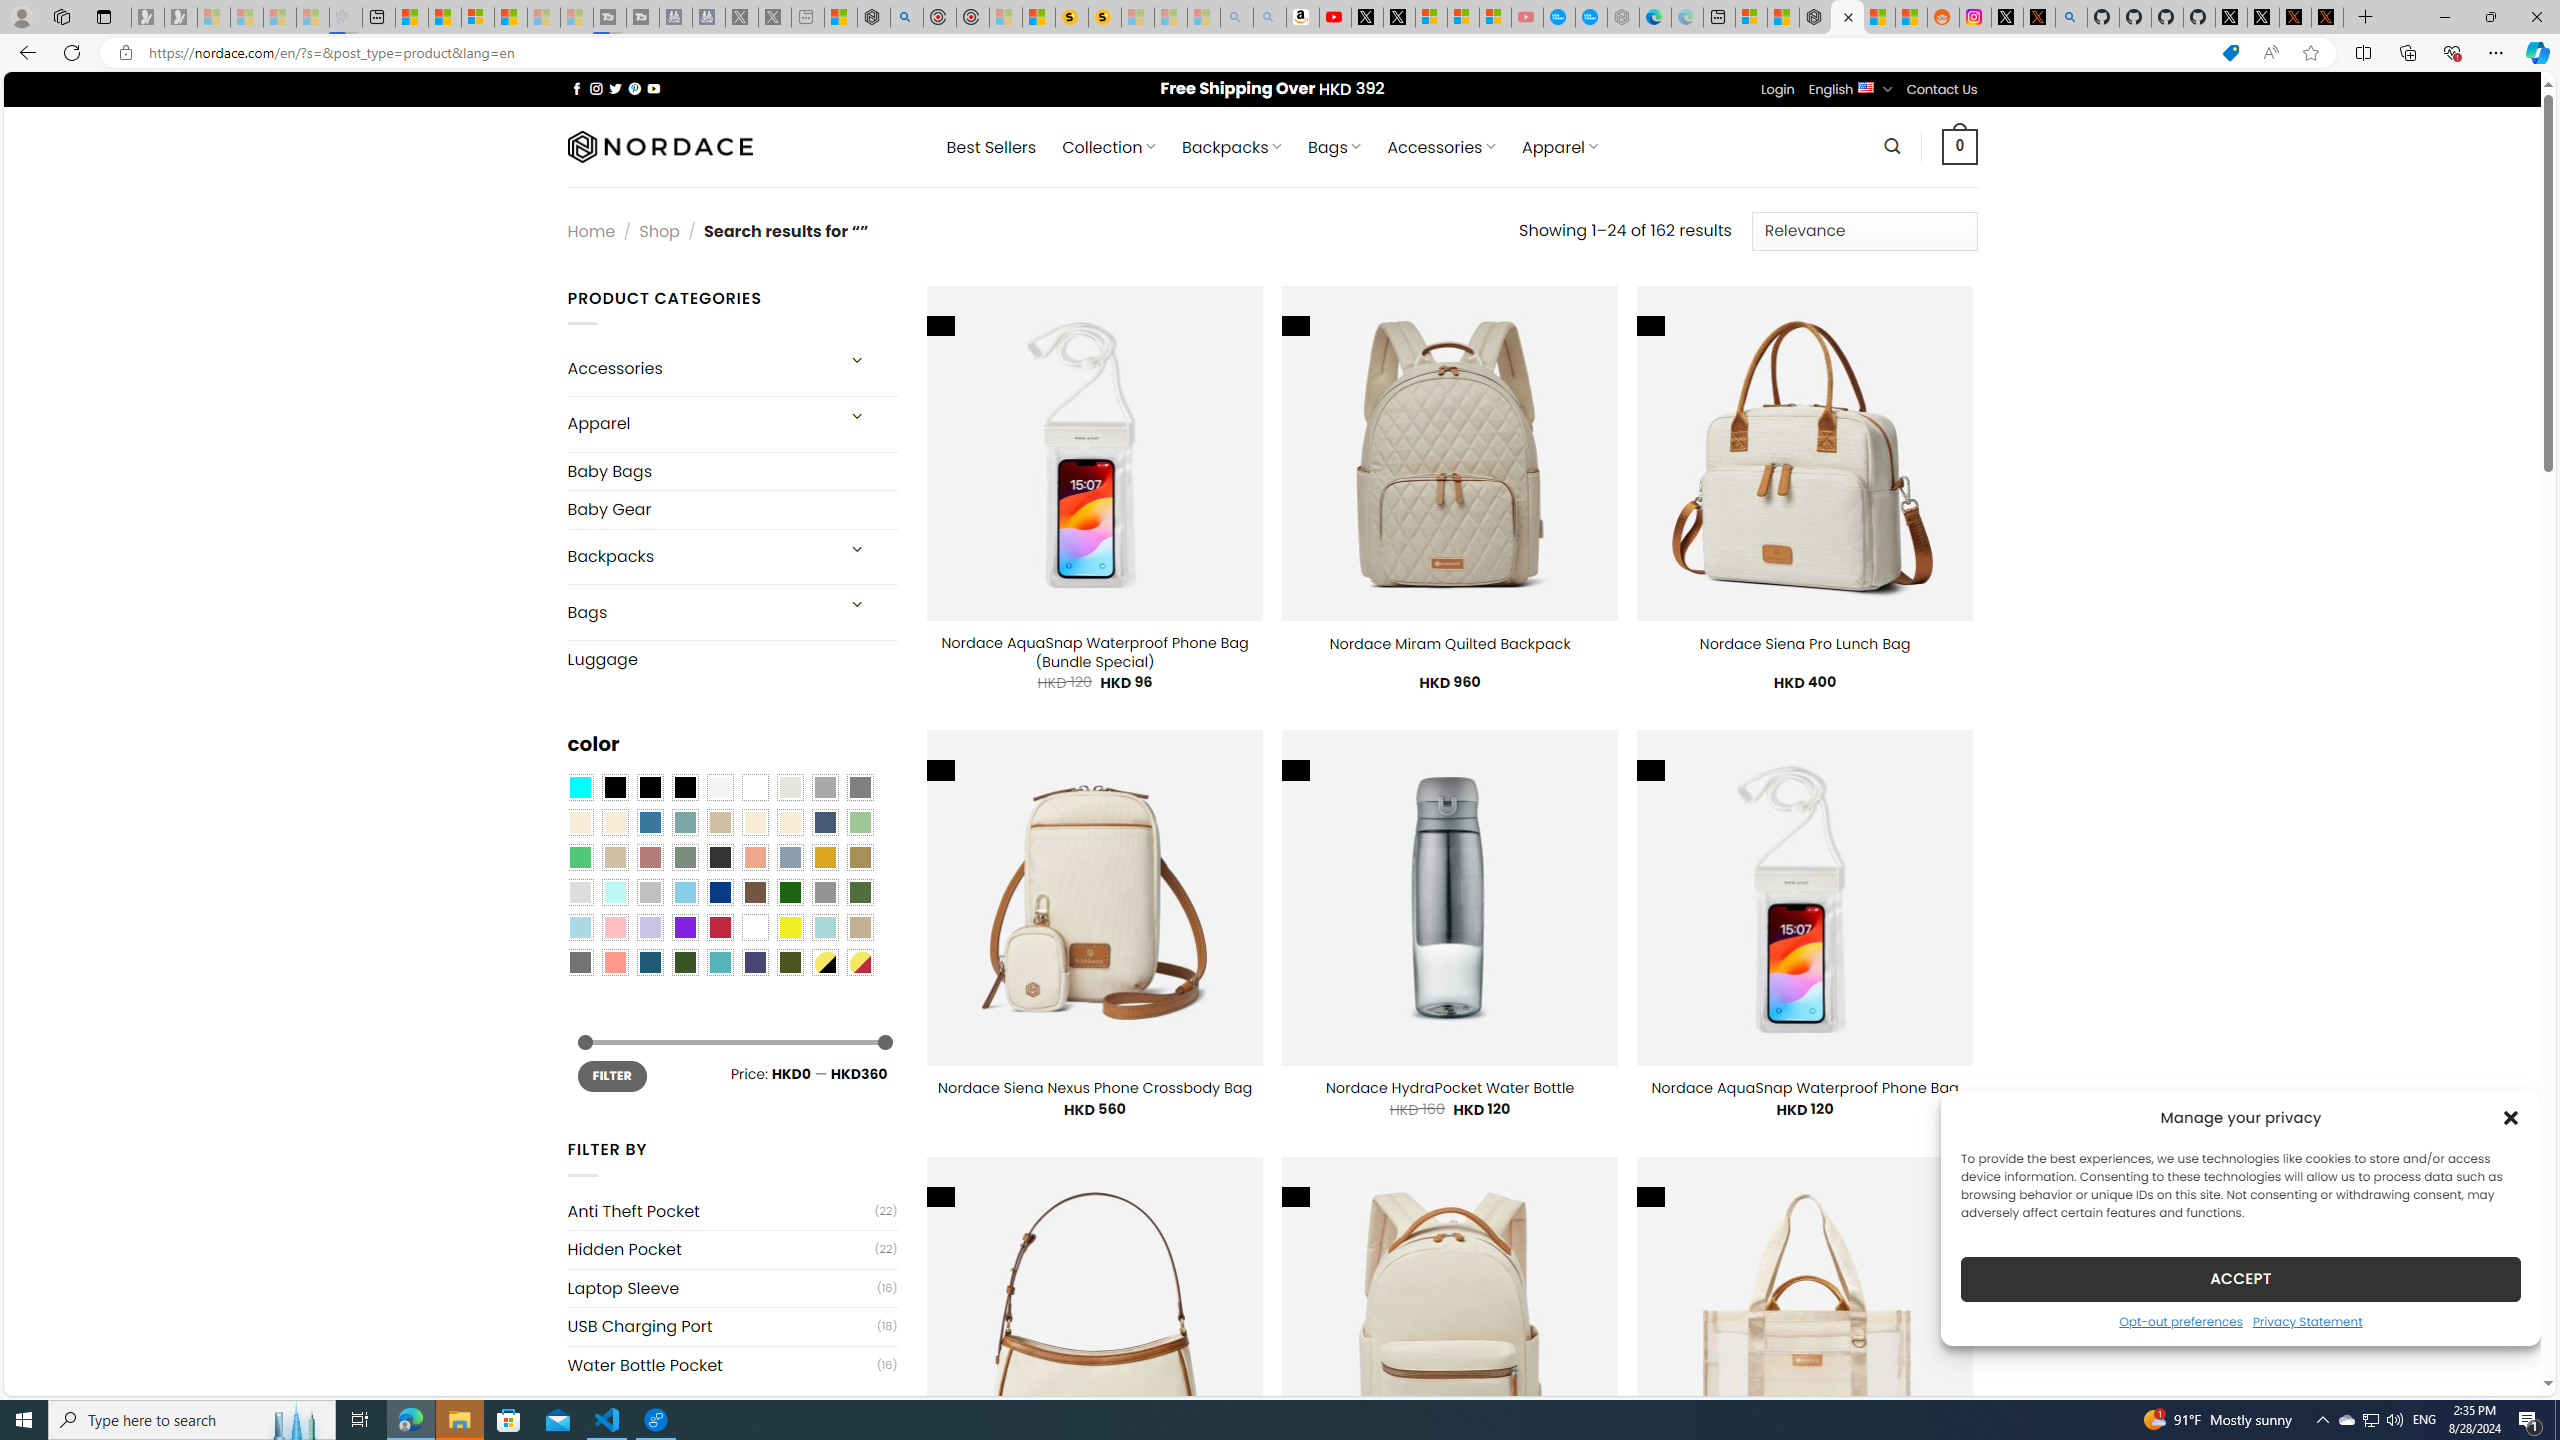  I want to click on 'Follow on YouTube', so click(653, 88).